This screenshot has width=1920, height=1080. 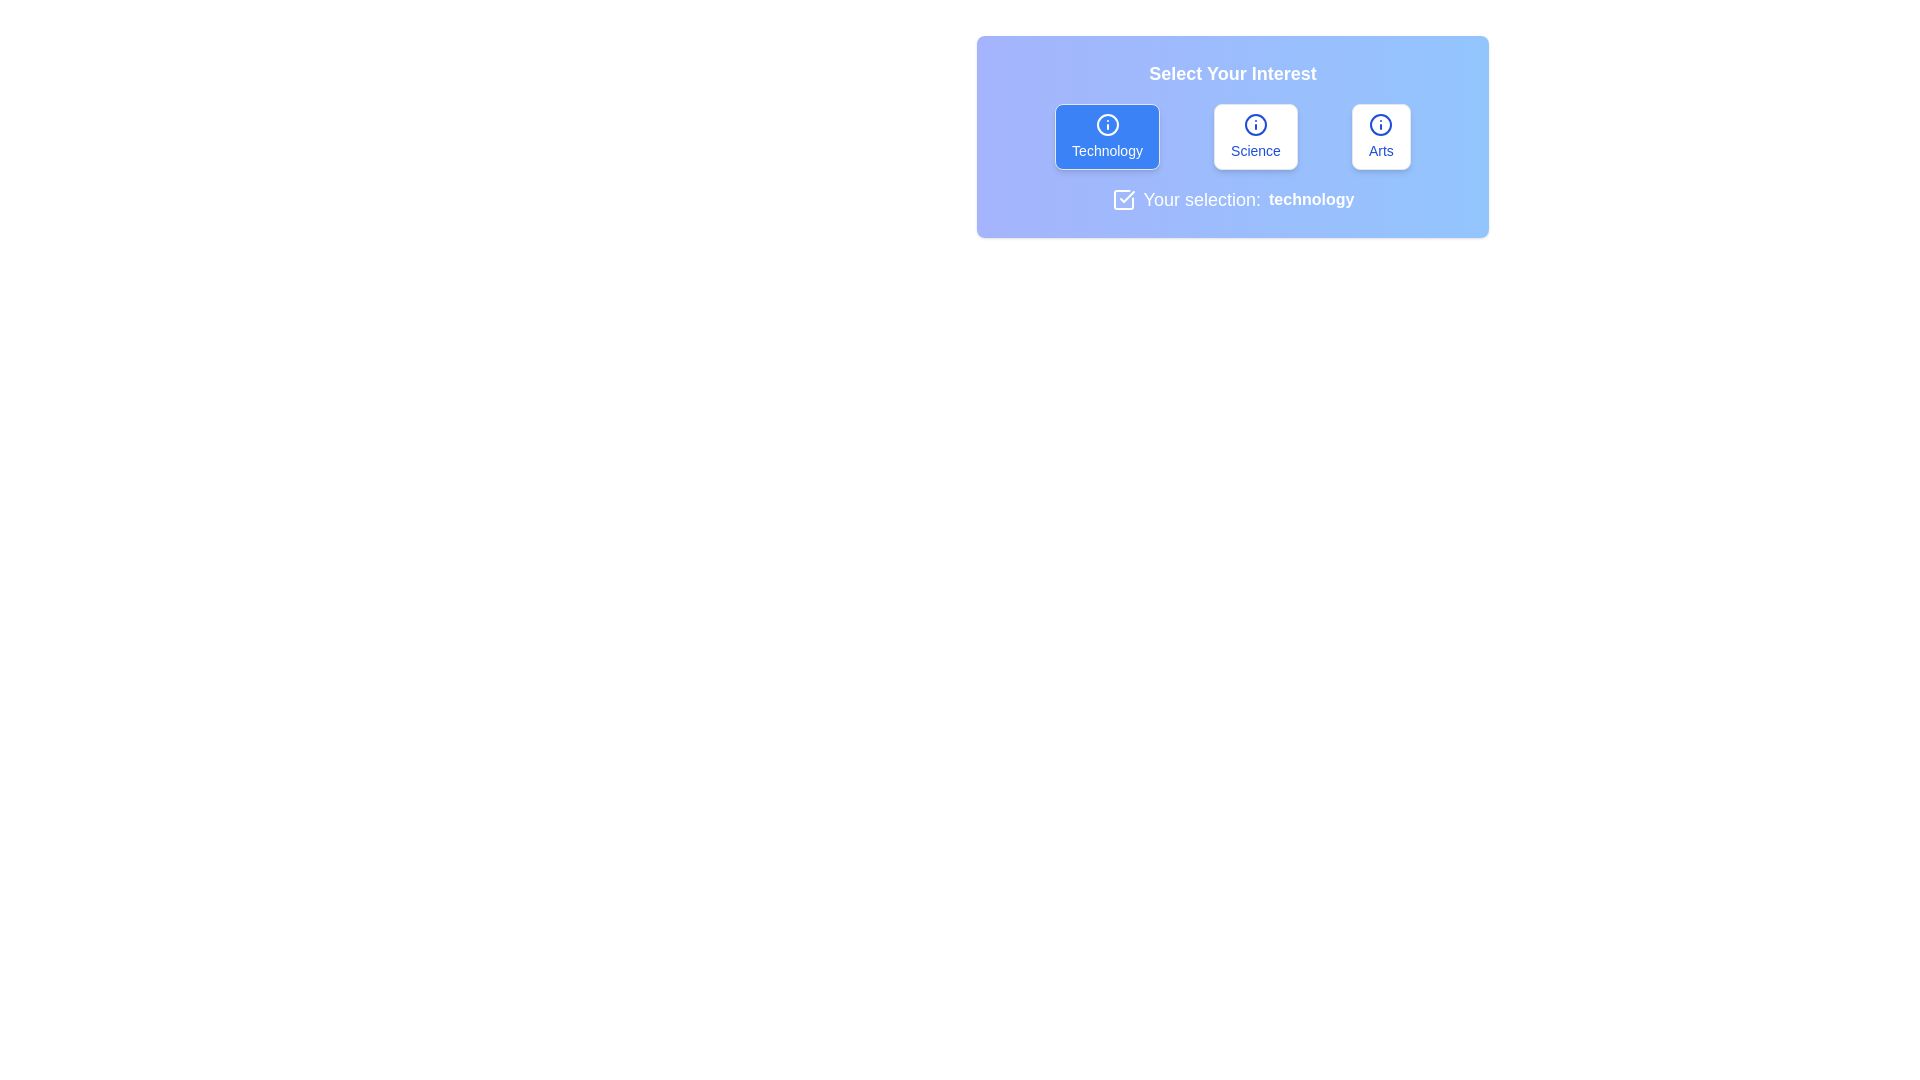 I want to click on the icon within the button labeled arts to select that interest, so click(x=1380, y=136).